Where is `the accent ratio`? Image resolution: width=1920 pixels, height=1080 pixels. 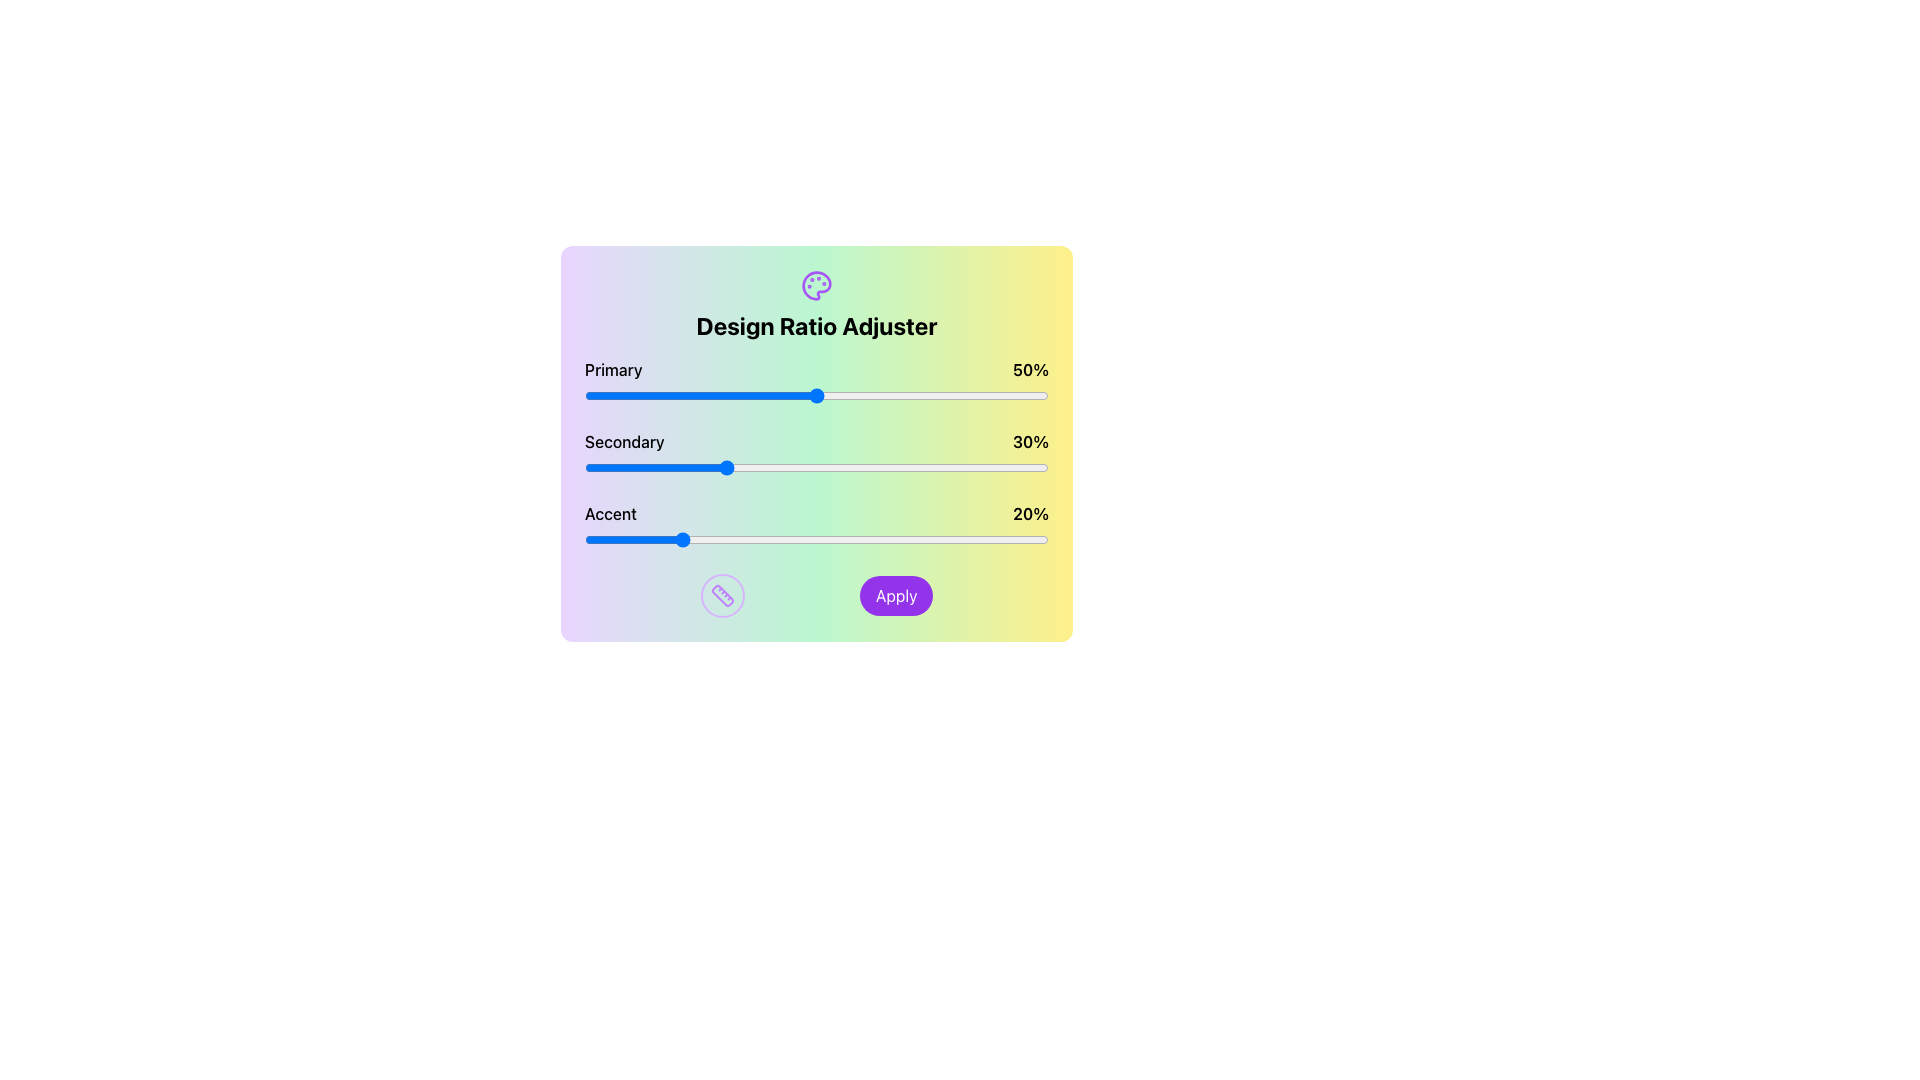 the accent ratio is located at coordinates (645, 540).